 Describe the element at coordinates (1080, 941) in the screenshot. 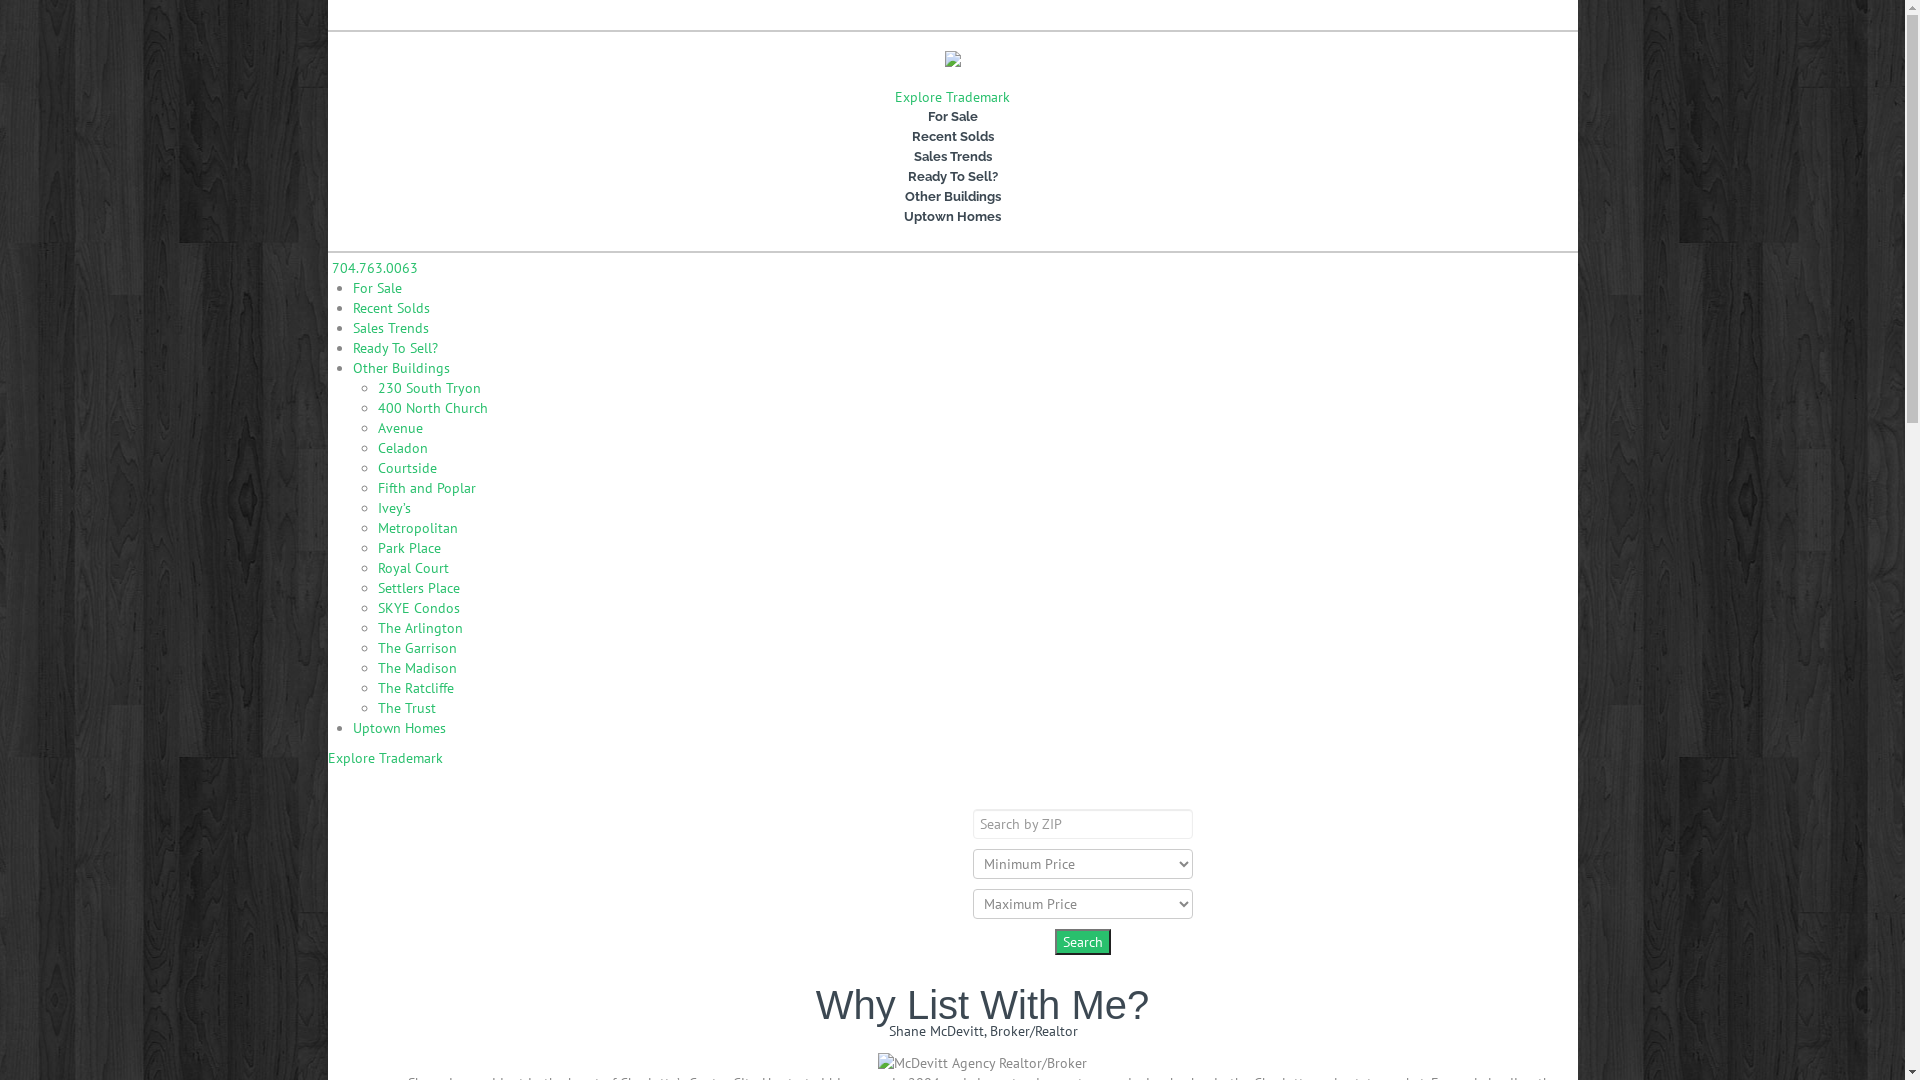

I see `'Search'` at that location.